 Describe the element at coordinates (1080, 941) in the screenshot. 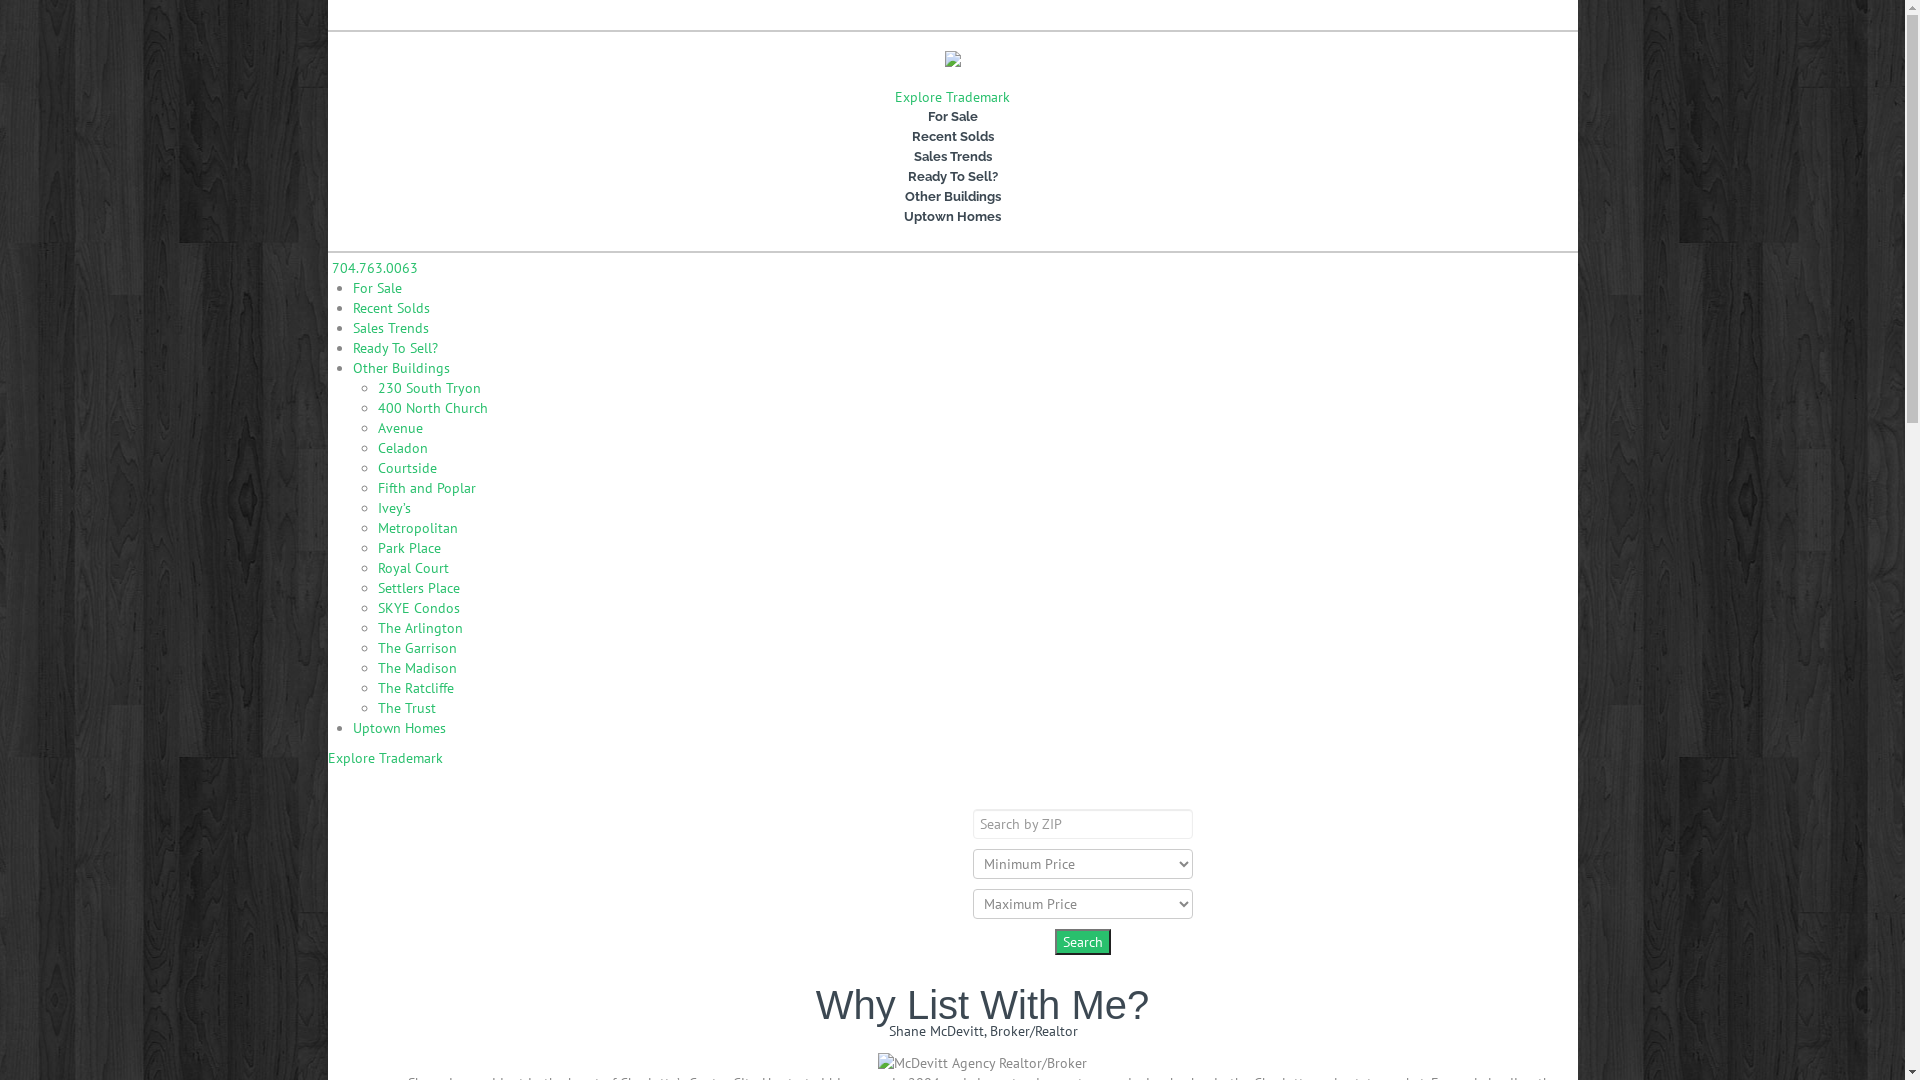

I see `'Search'` at that location.